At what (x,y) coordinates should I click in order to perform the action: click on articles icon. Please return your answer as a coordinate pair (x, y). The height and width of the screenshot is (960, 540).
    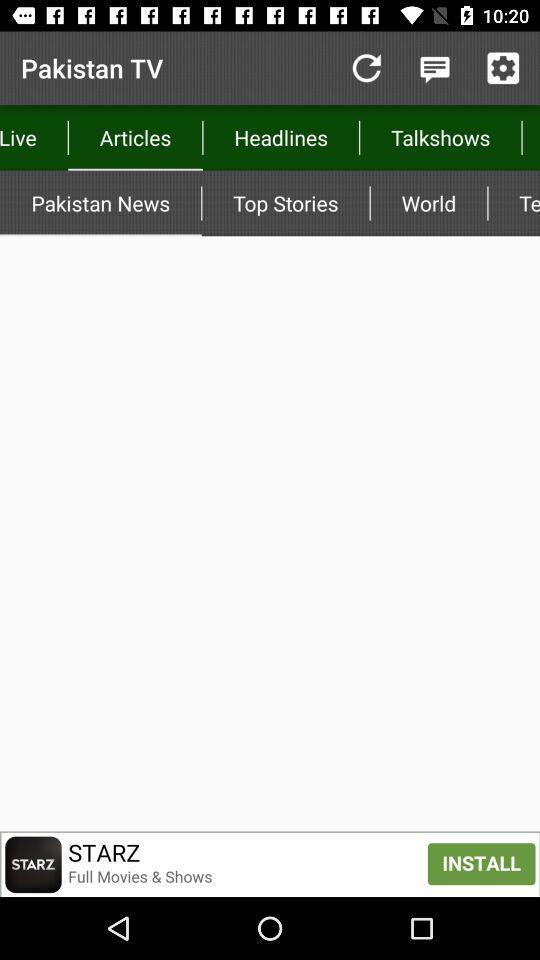
    Looking at the image, I should click on (135, 136).